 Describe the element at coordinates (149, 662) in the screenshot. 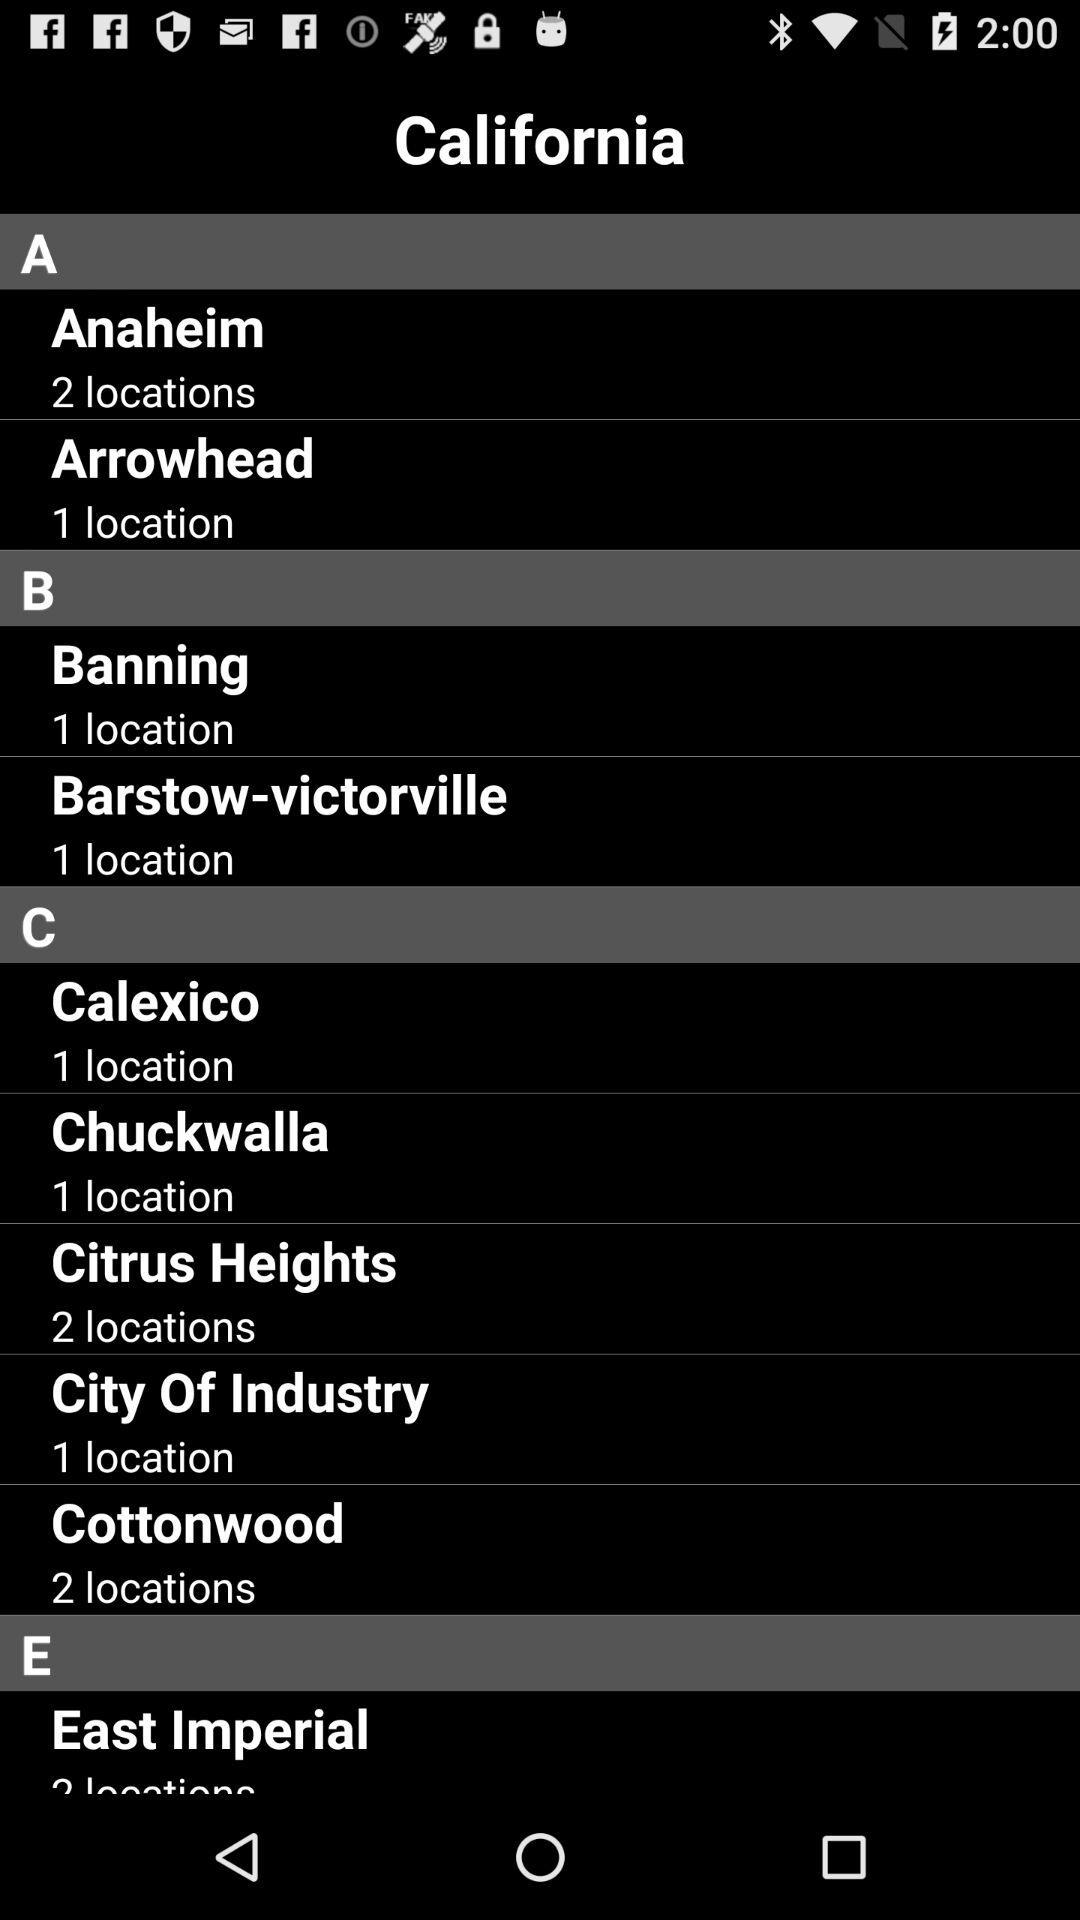

I see `item below b icon` at that location.